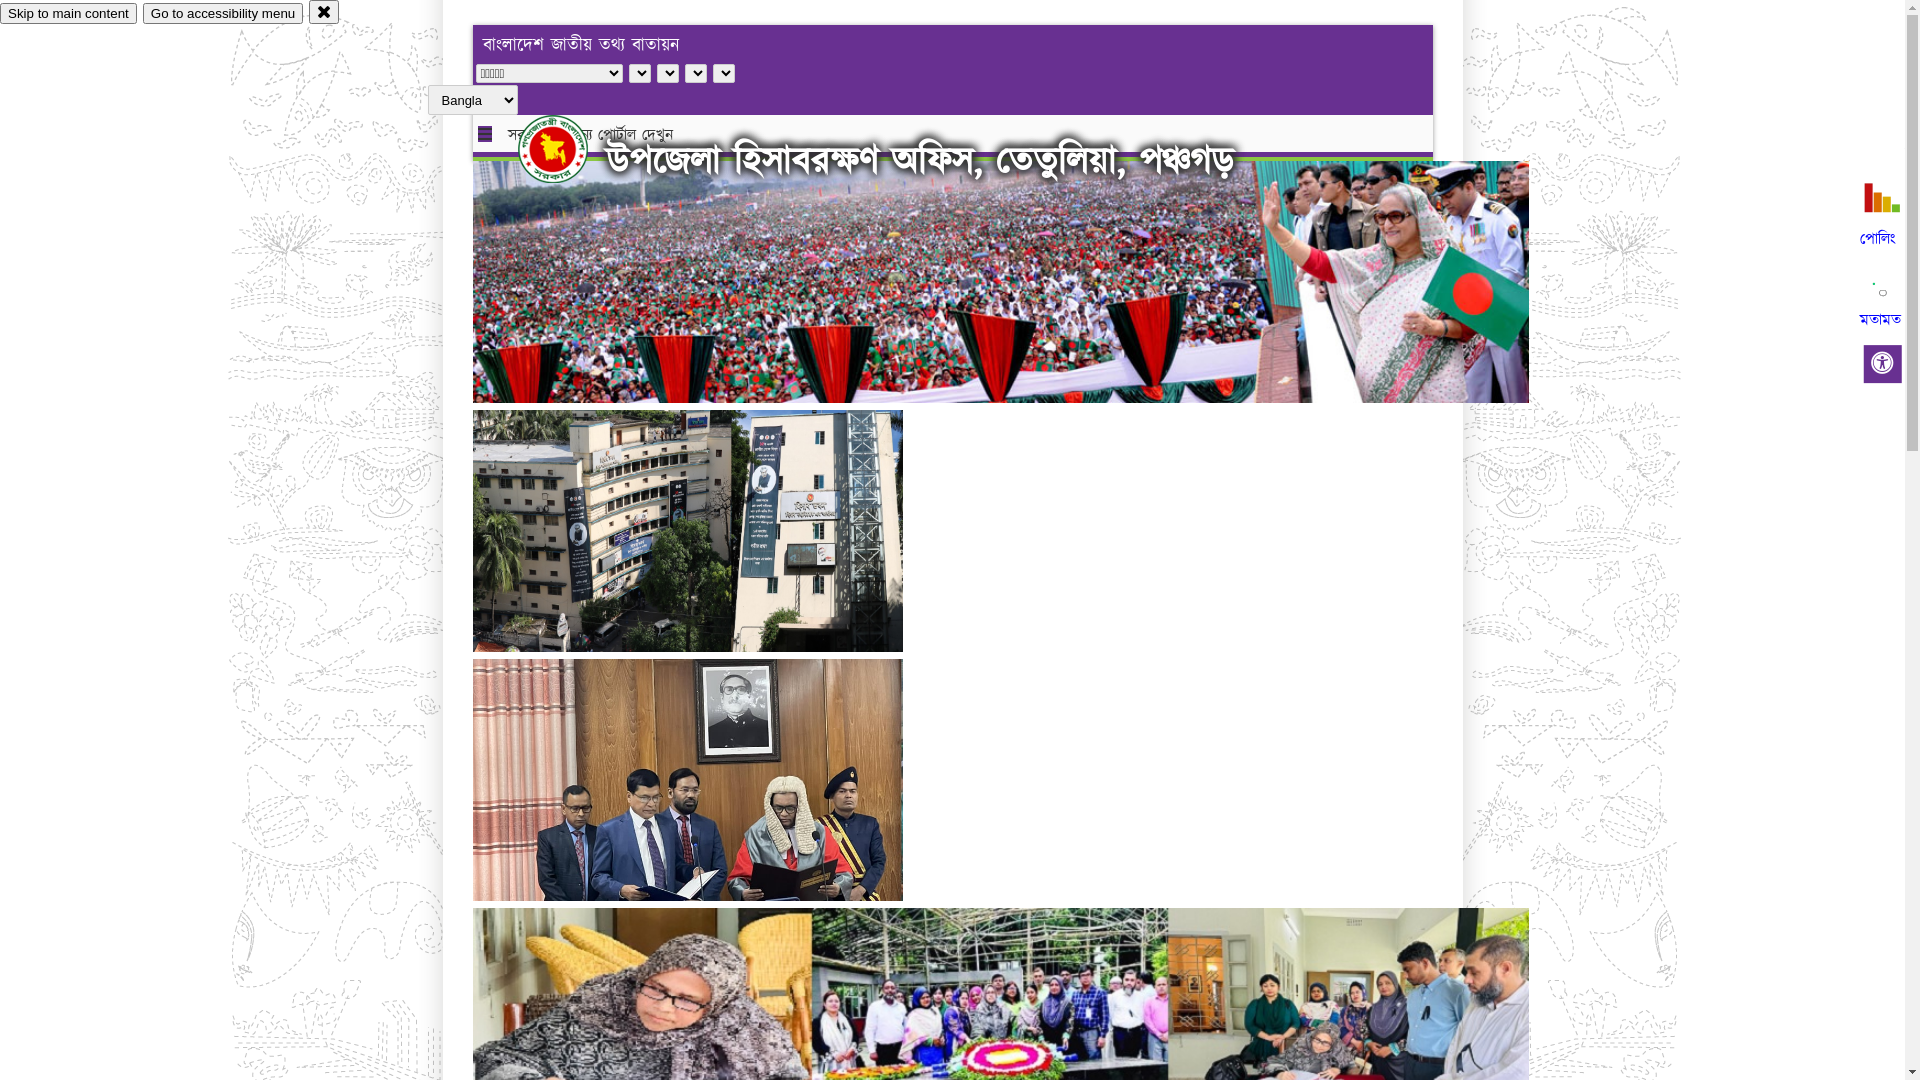 This screenshot has width=1920, height=1080. I want to click on 'close', so click(307, 11).